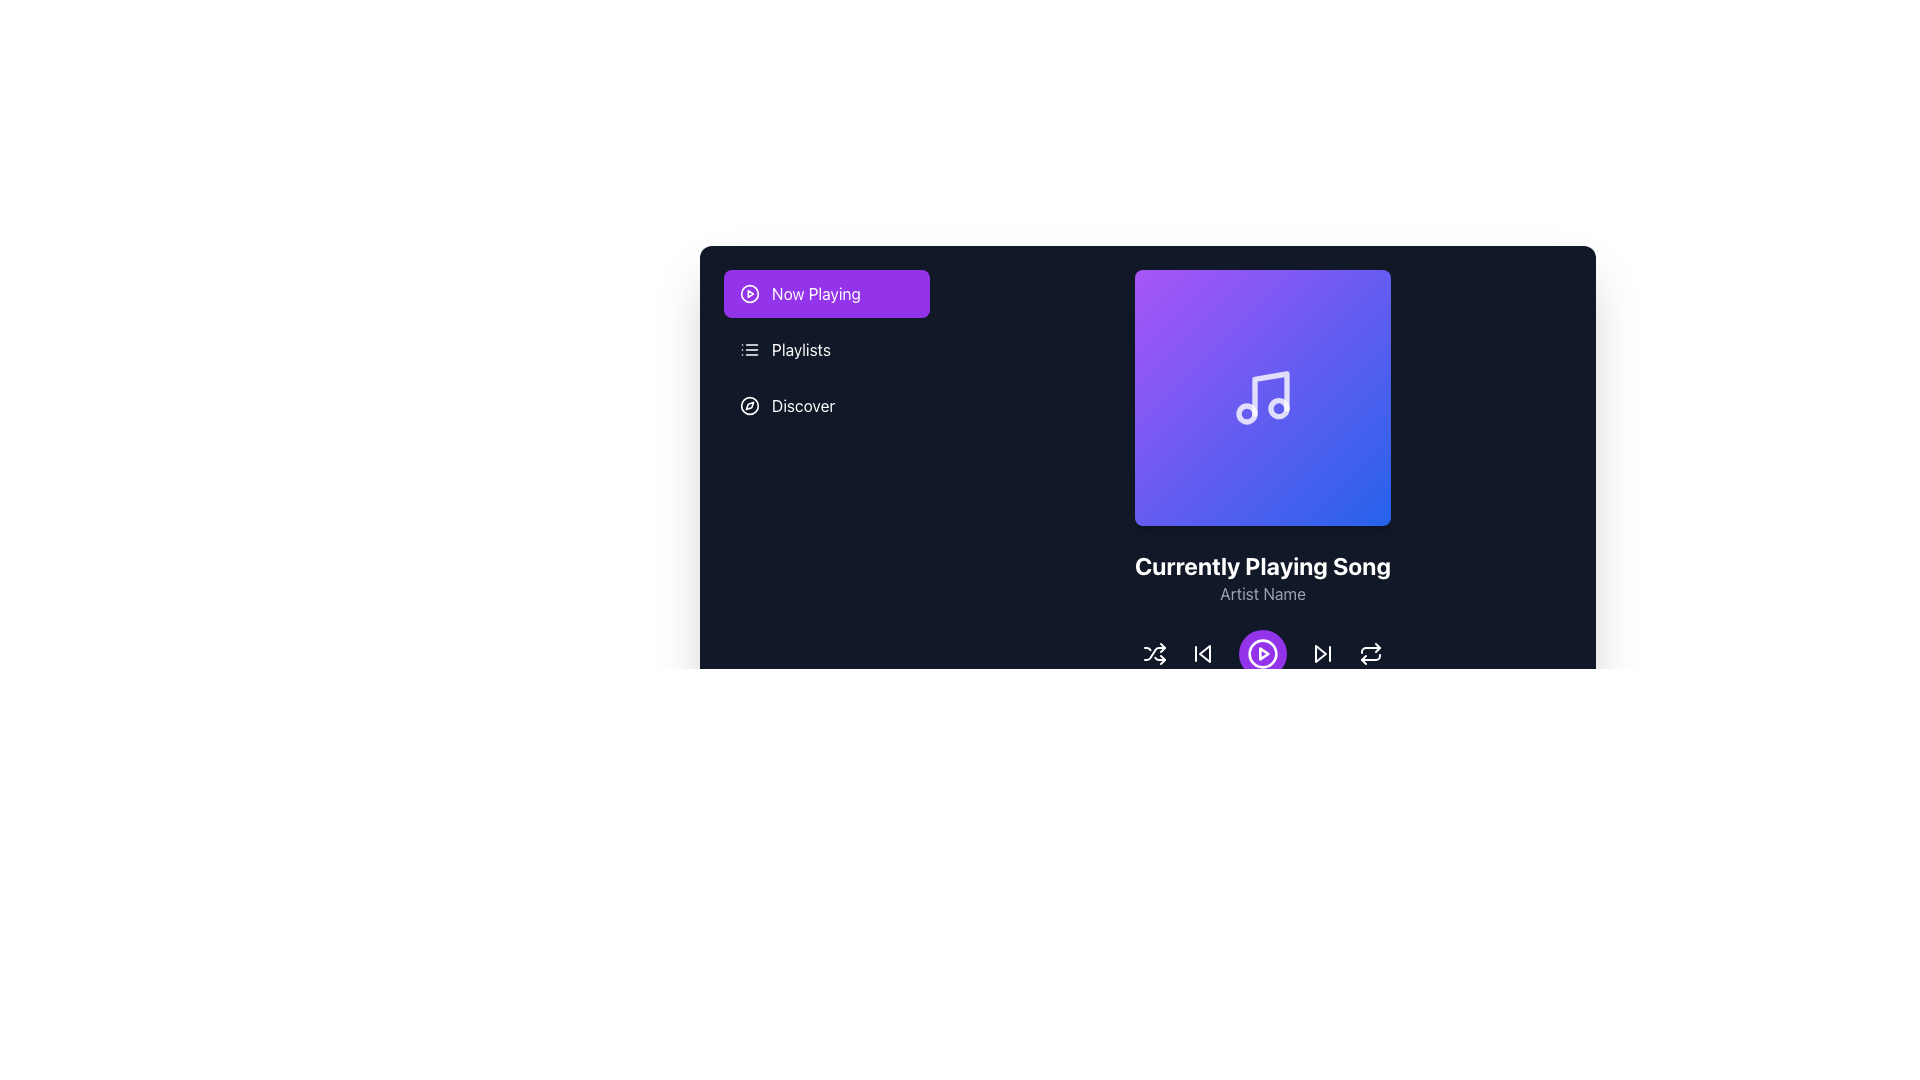 This screenshot has height=1080, width=1920. What do you see at coordinates (1155, 654) in the screenshot?
I see `the shuffle button located centrally in the control bar` at bounding box center [1155, 654].